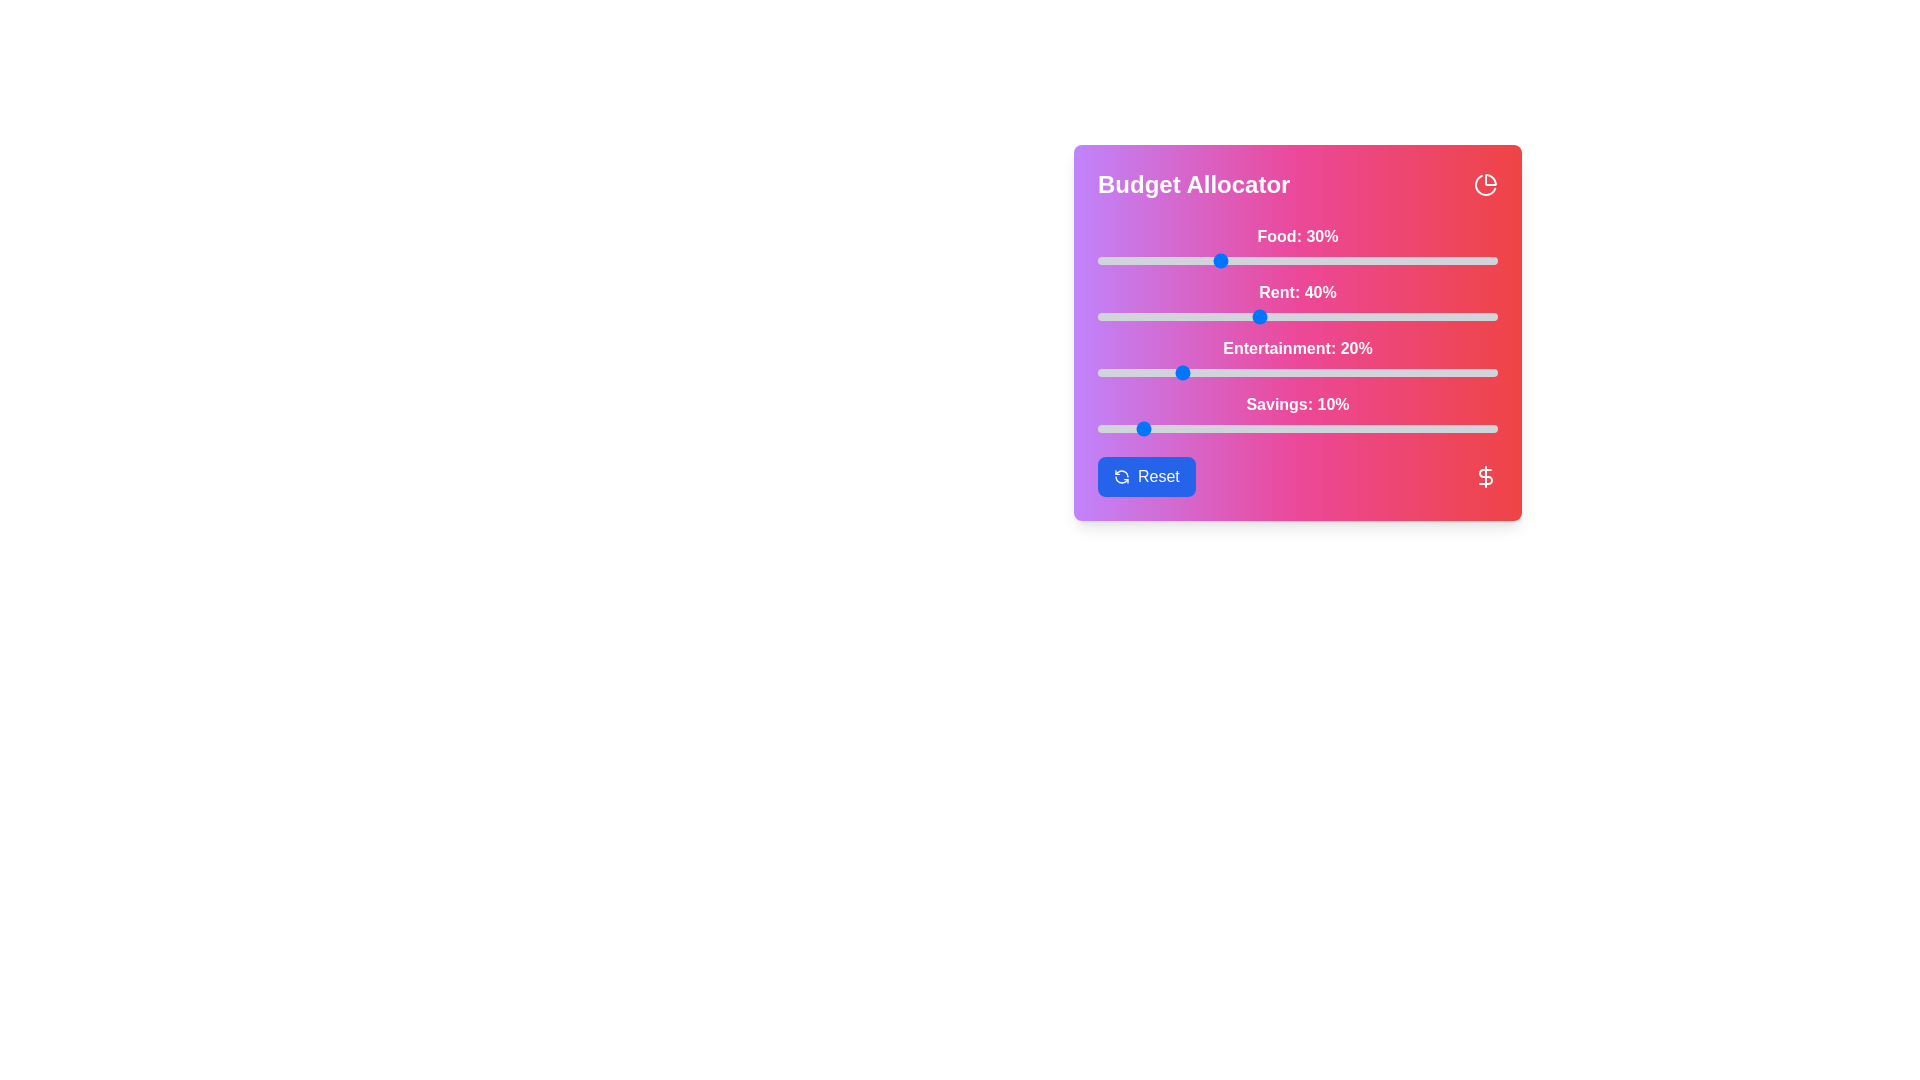 Image resolution: width=1920 pixels, height=1080 pixels. I want to click on the savings percentage, so click(1170, 427).